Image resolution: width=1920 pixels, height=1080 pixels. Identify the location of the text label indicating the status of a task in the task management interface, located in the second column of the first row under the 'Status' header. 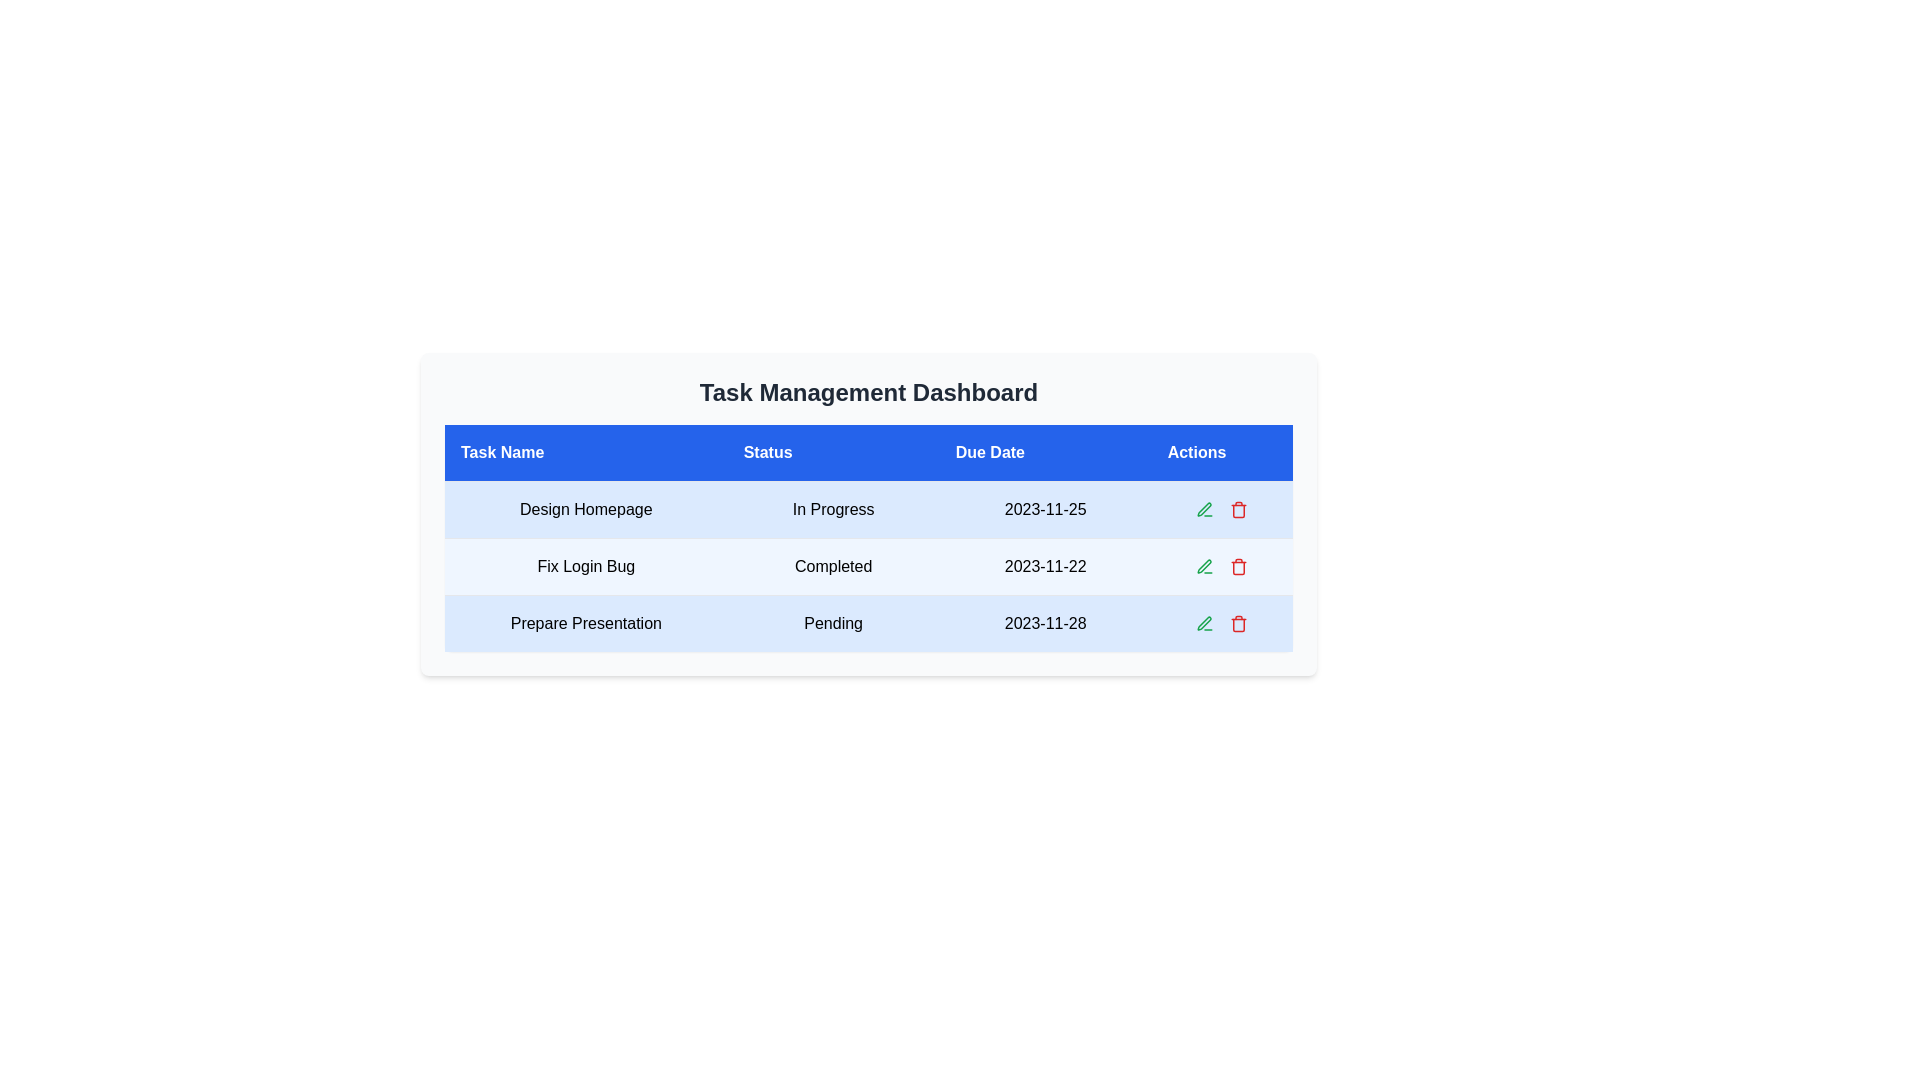
(833, 508).